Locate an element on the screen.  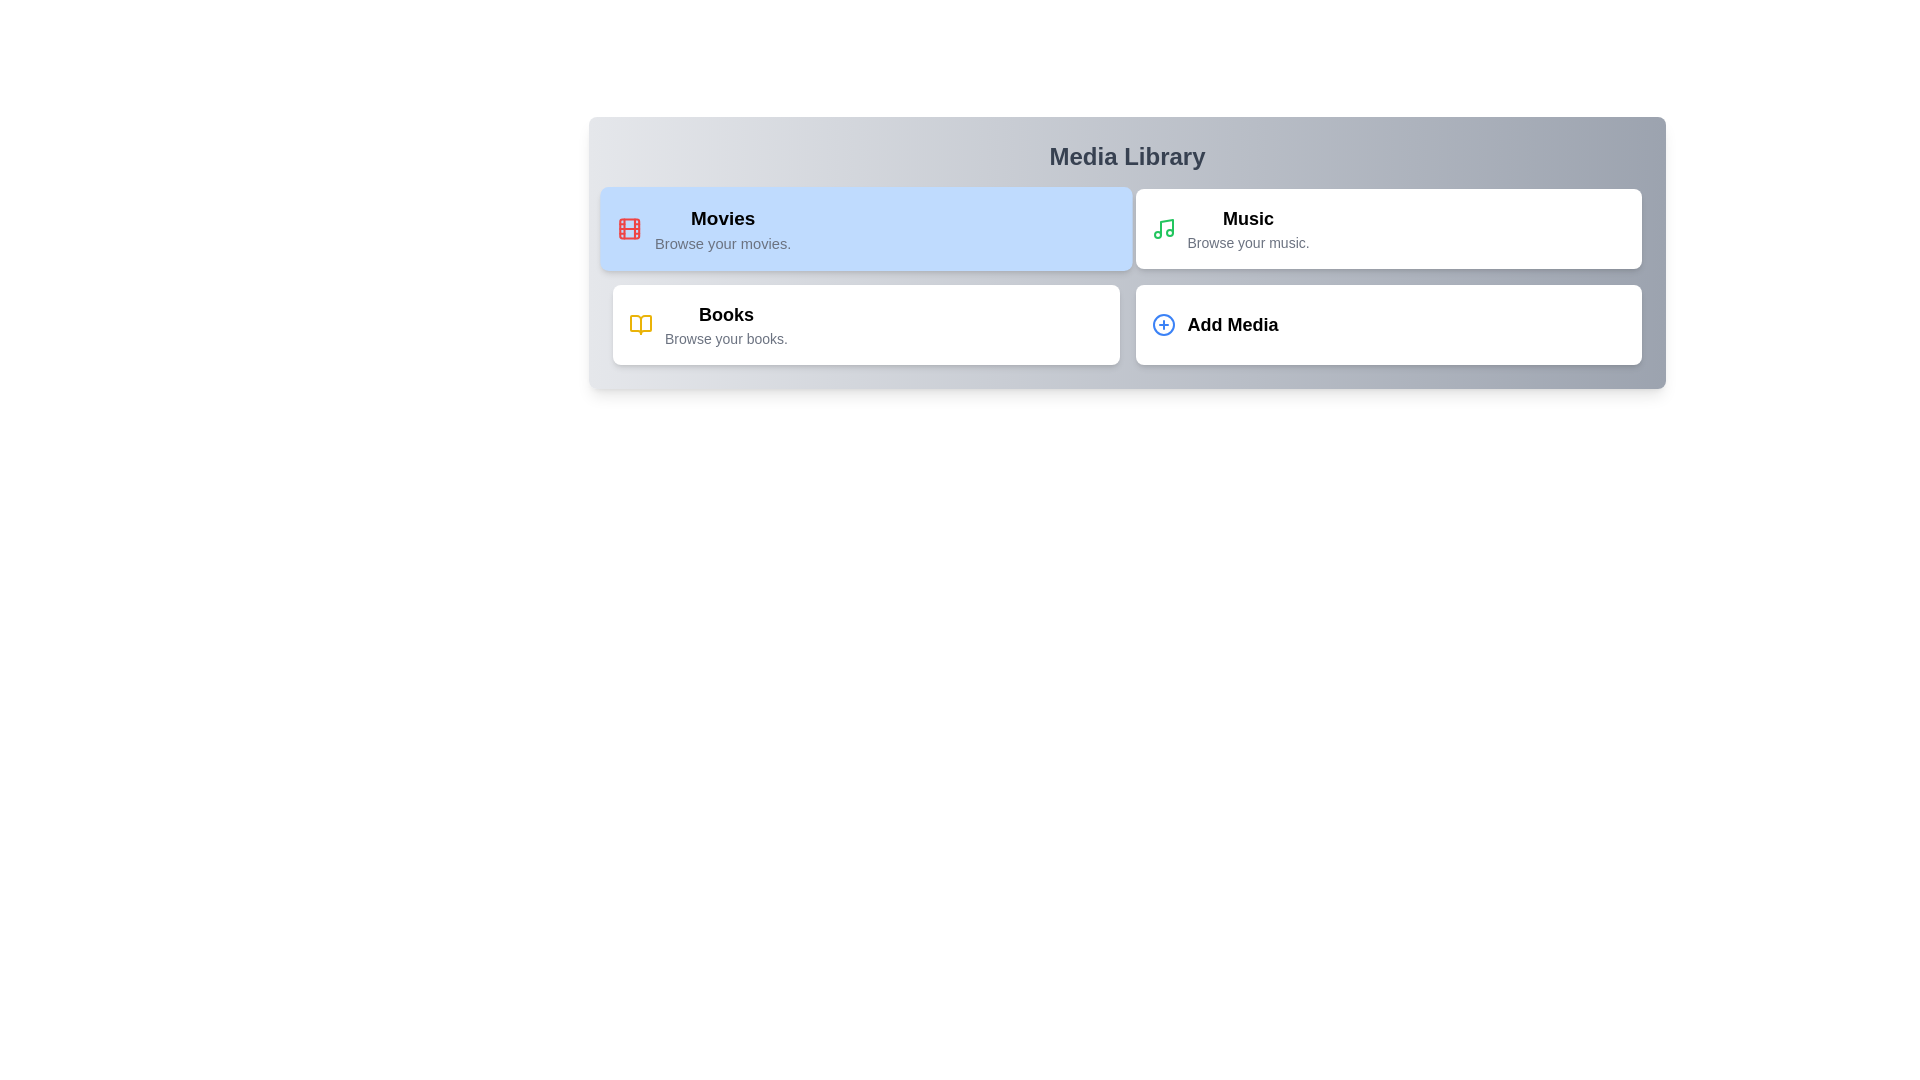
the category button corresponding to Books is located at coordinates (865, 323).